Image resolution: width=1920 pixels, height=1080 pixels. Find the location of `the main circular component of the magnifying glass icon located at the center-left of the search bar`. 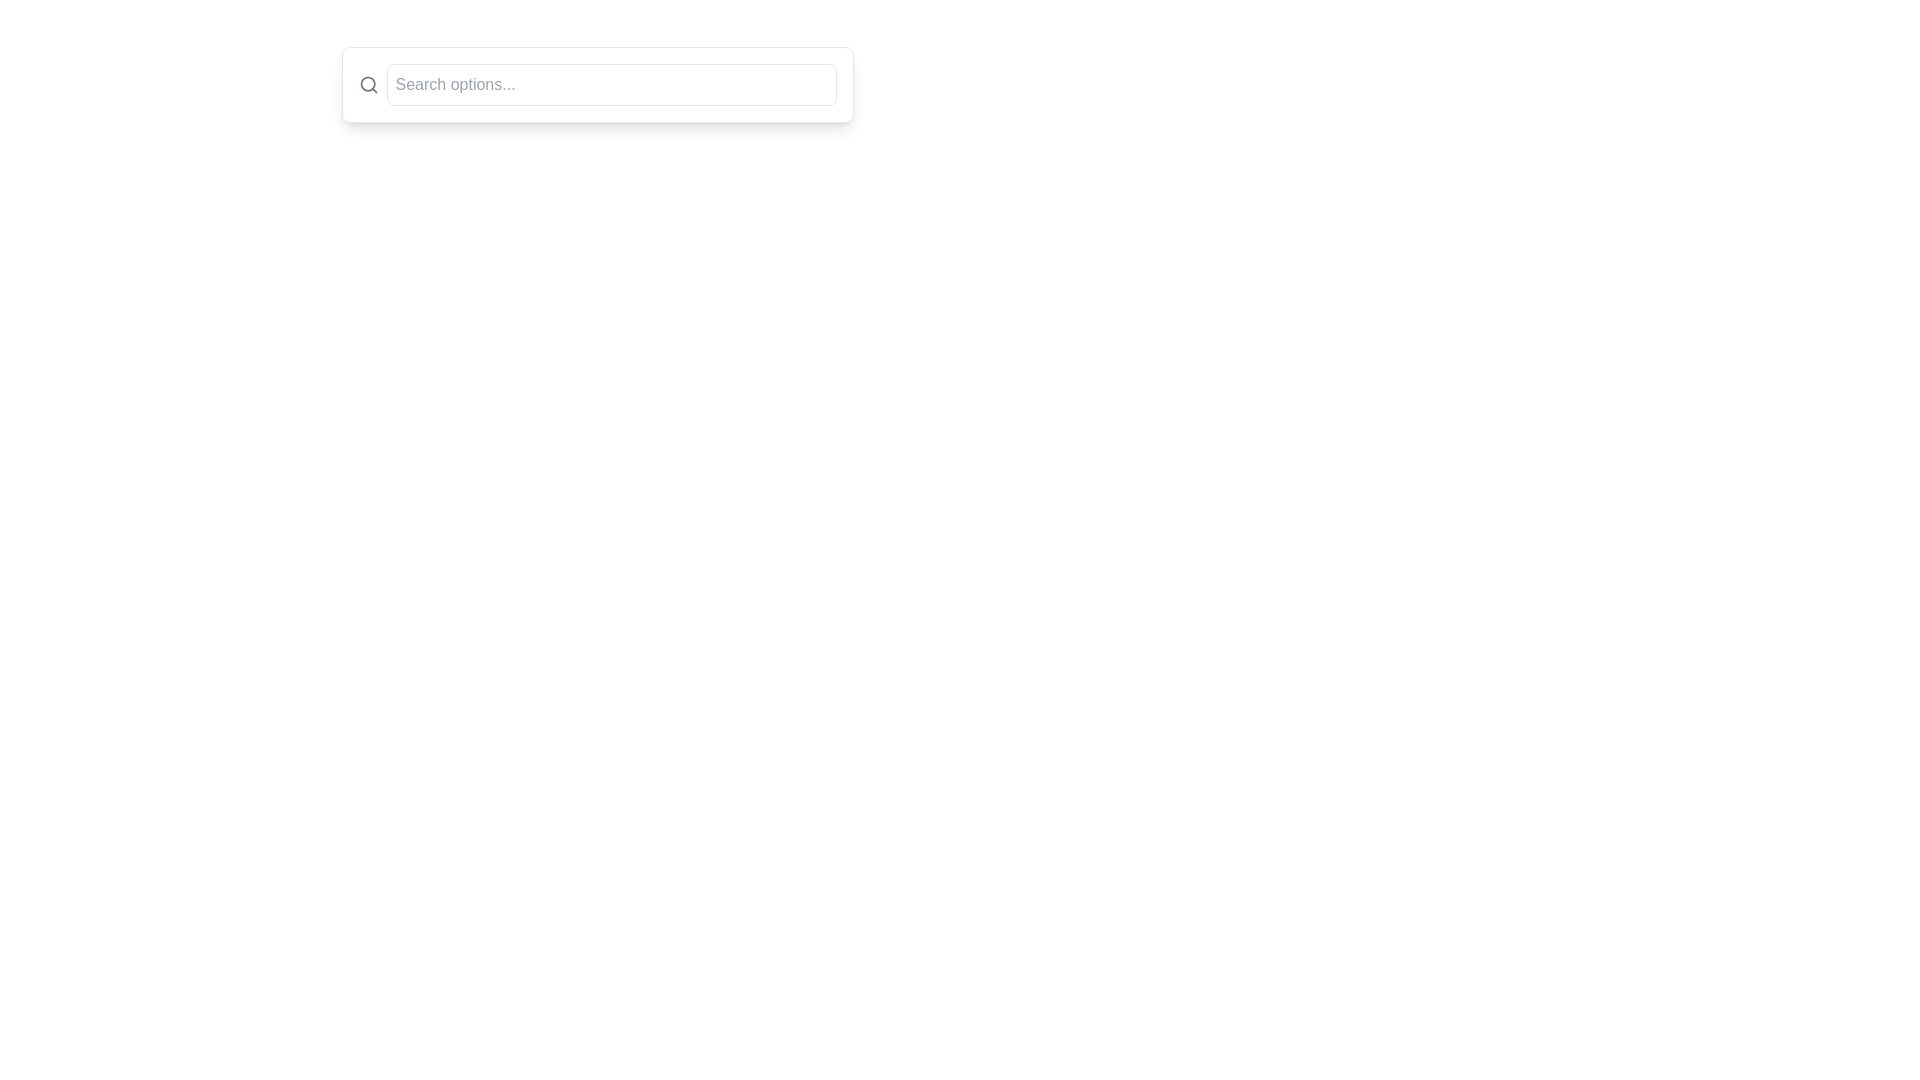

the main circular component of the magnifying glass icon located at the center-left of the search bar is located at coordinates (367, 83).